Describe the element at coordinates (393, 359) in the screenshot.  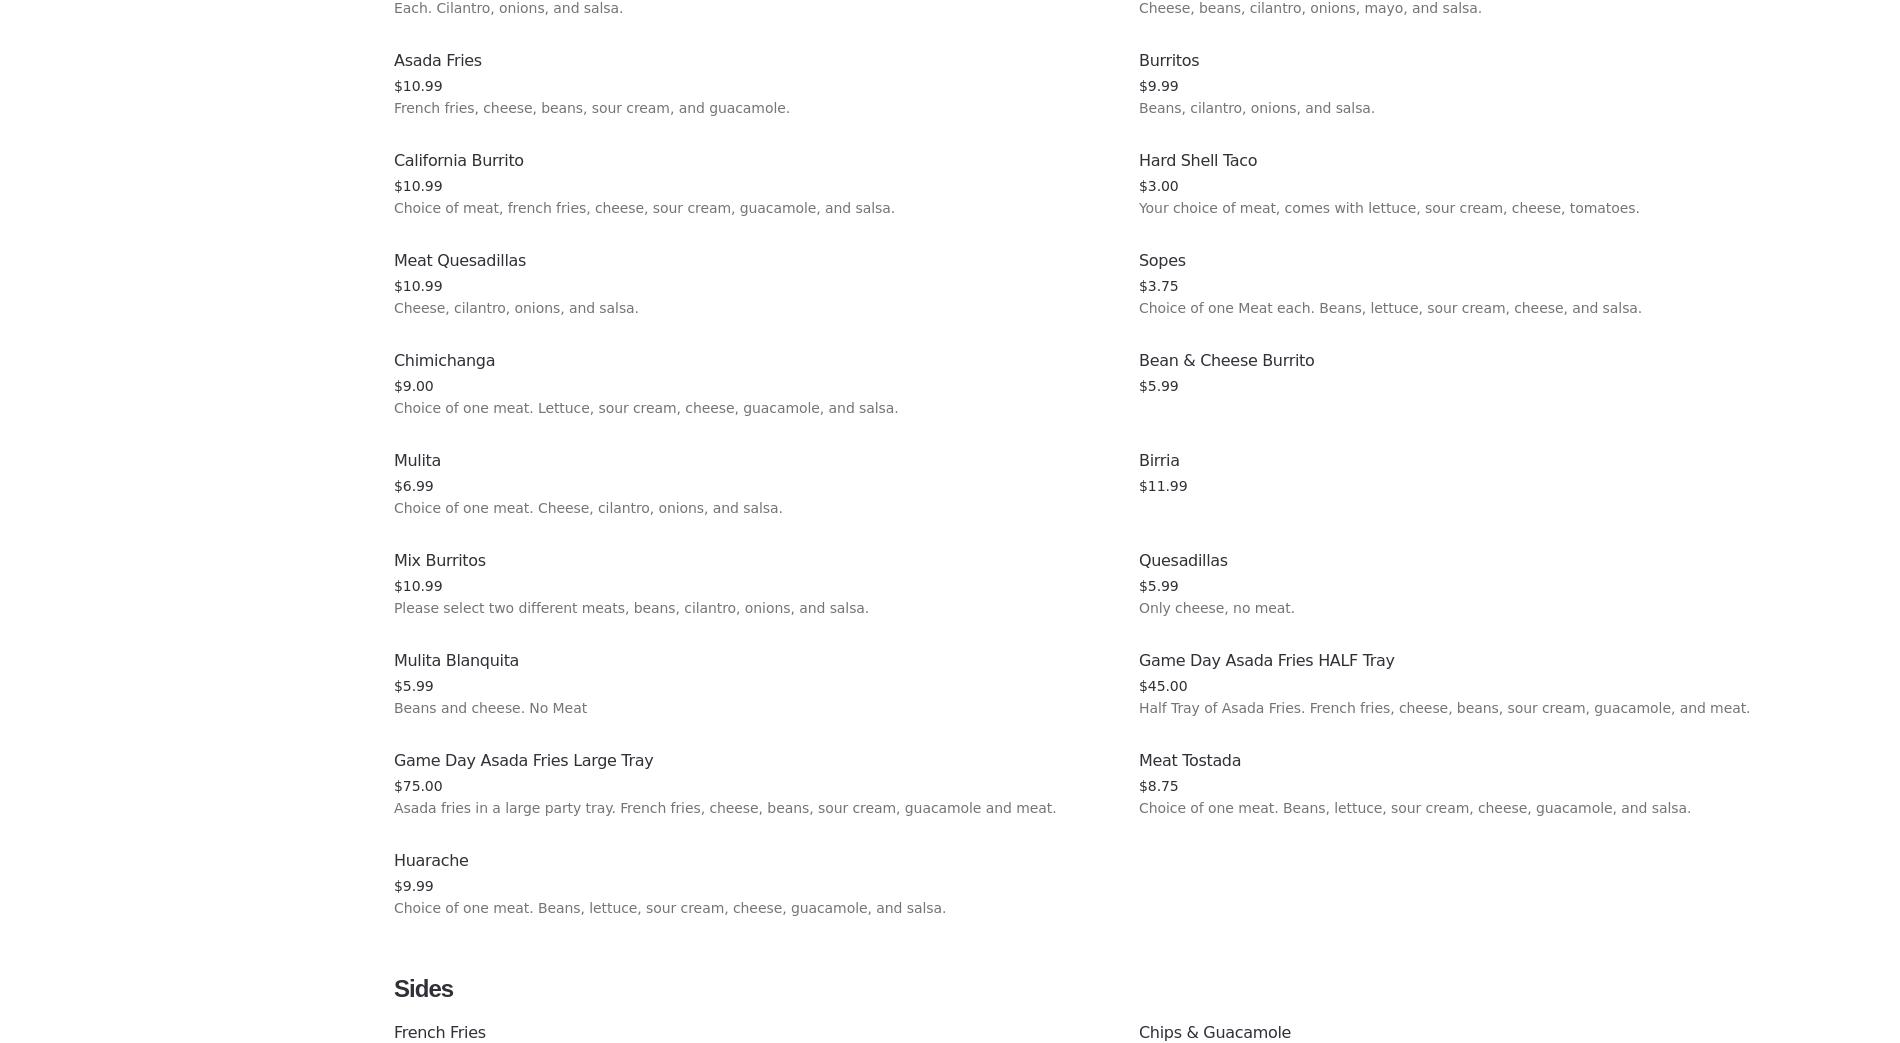
I see `'Chimichanga'` at that location.